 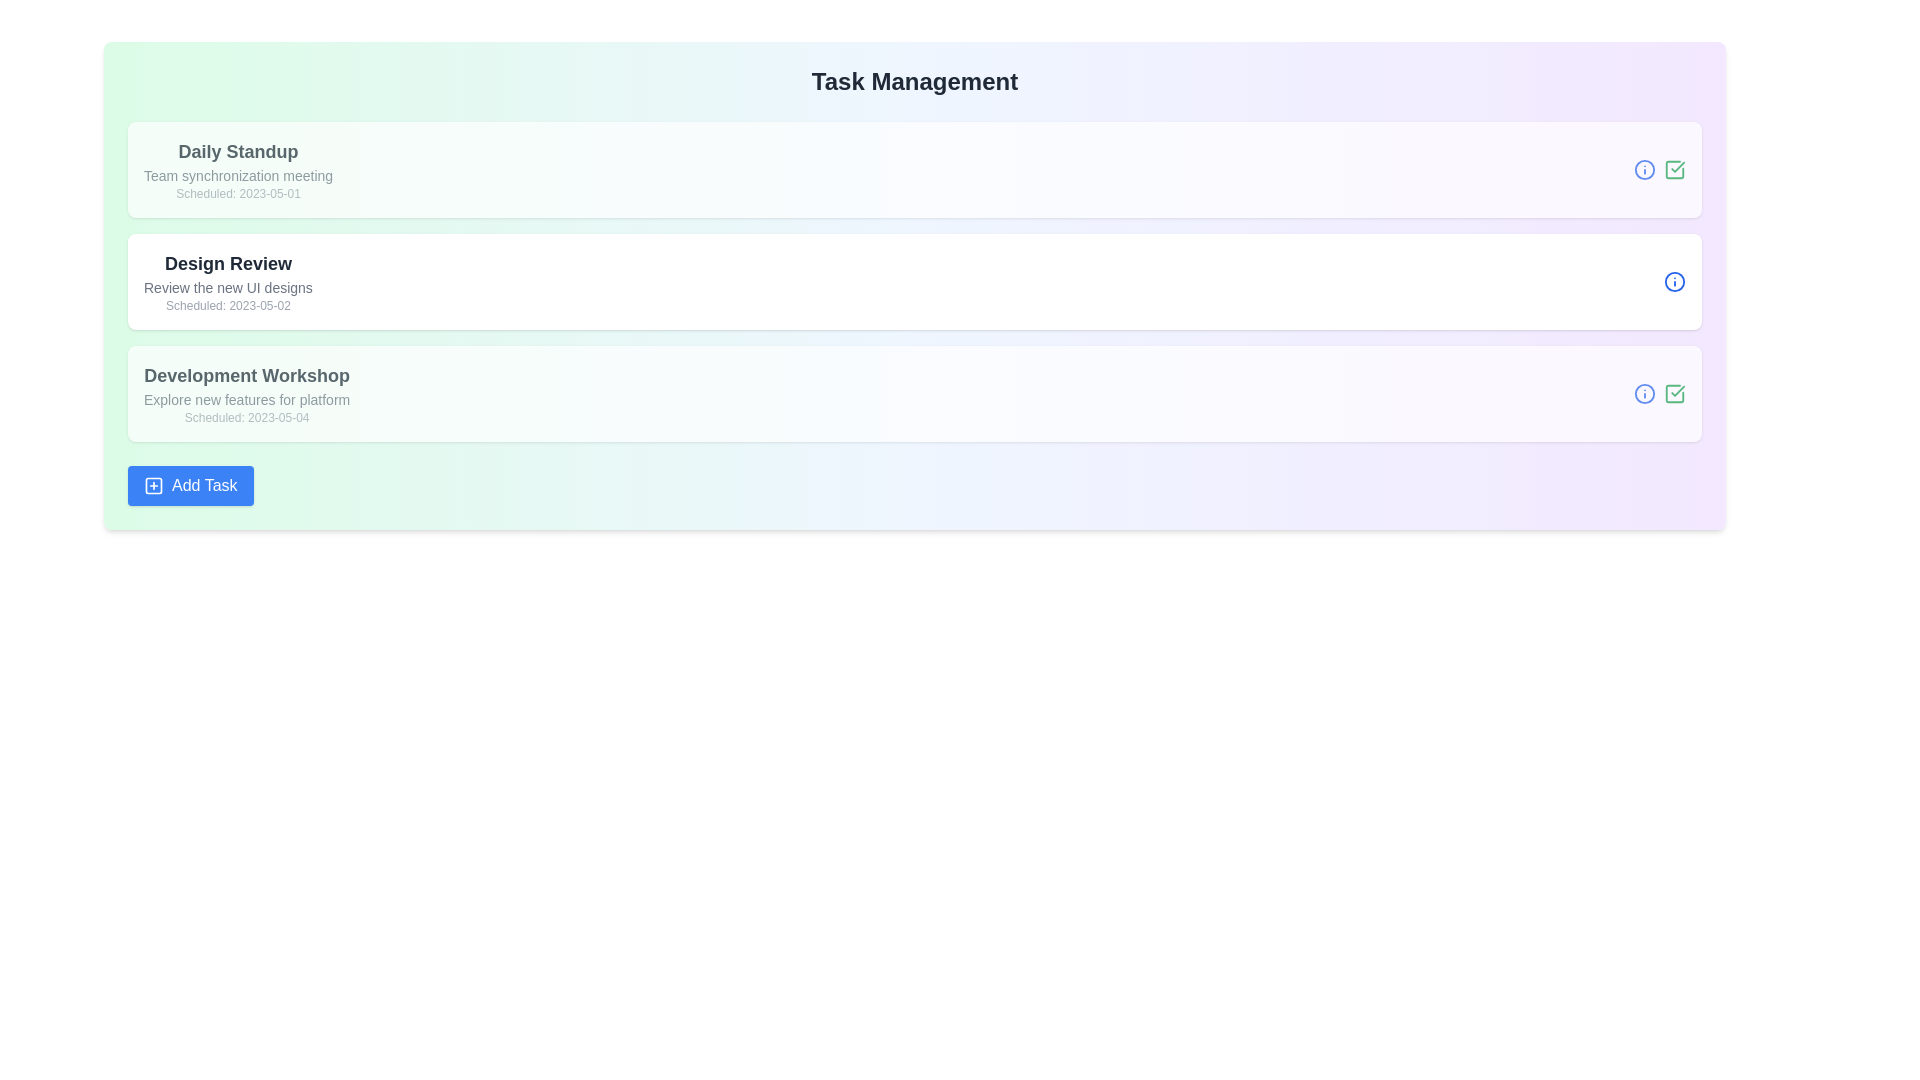 I want to click on the 'Add Task' button to add a new task, so click(x=190, y=486).